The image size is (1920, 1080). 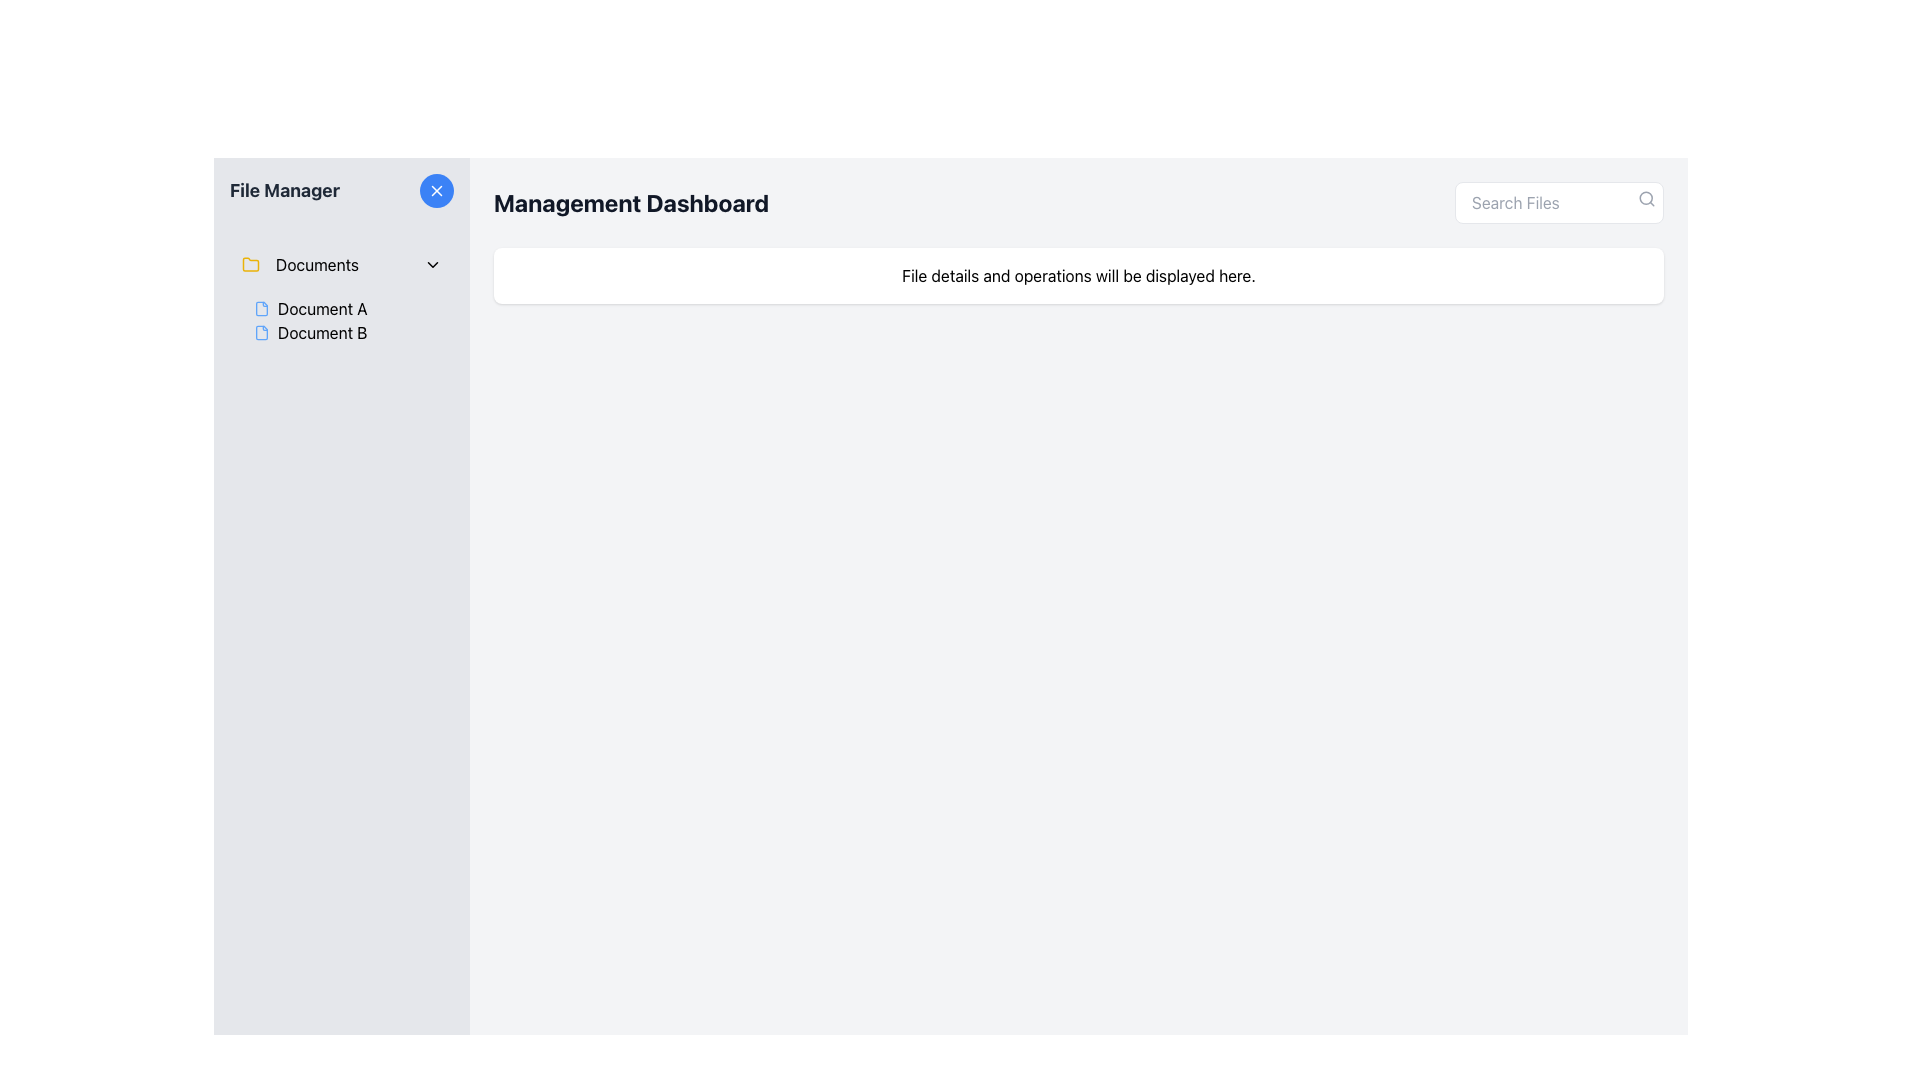 I want to click on the circular blue button with a white cross icon in the header of the 'File Manager' section, so click(x=435, y=191).